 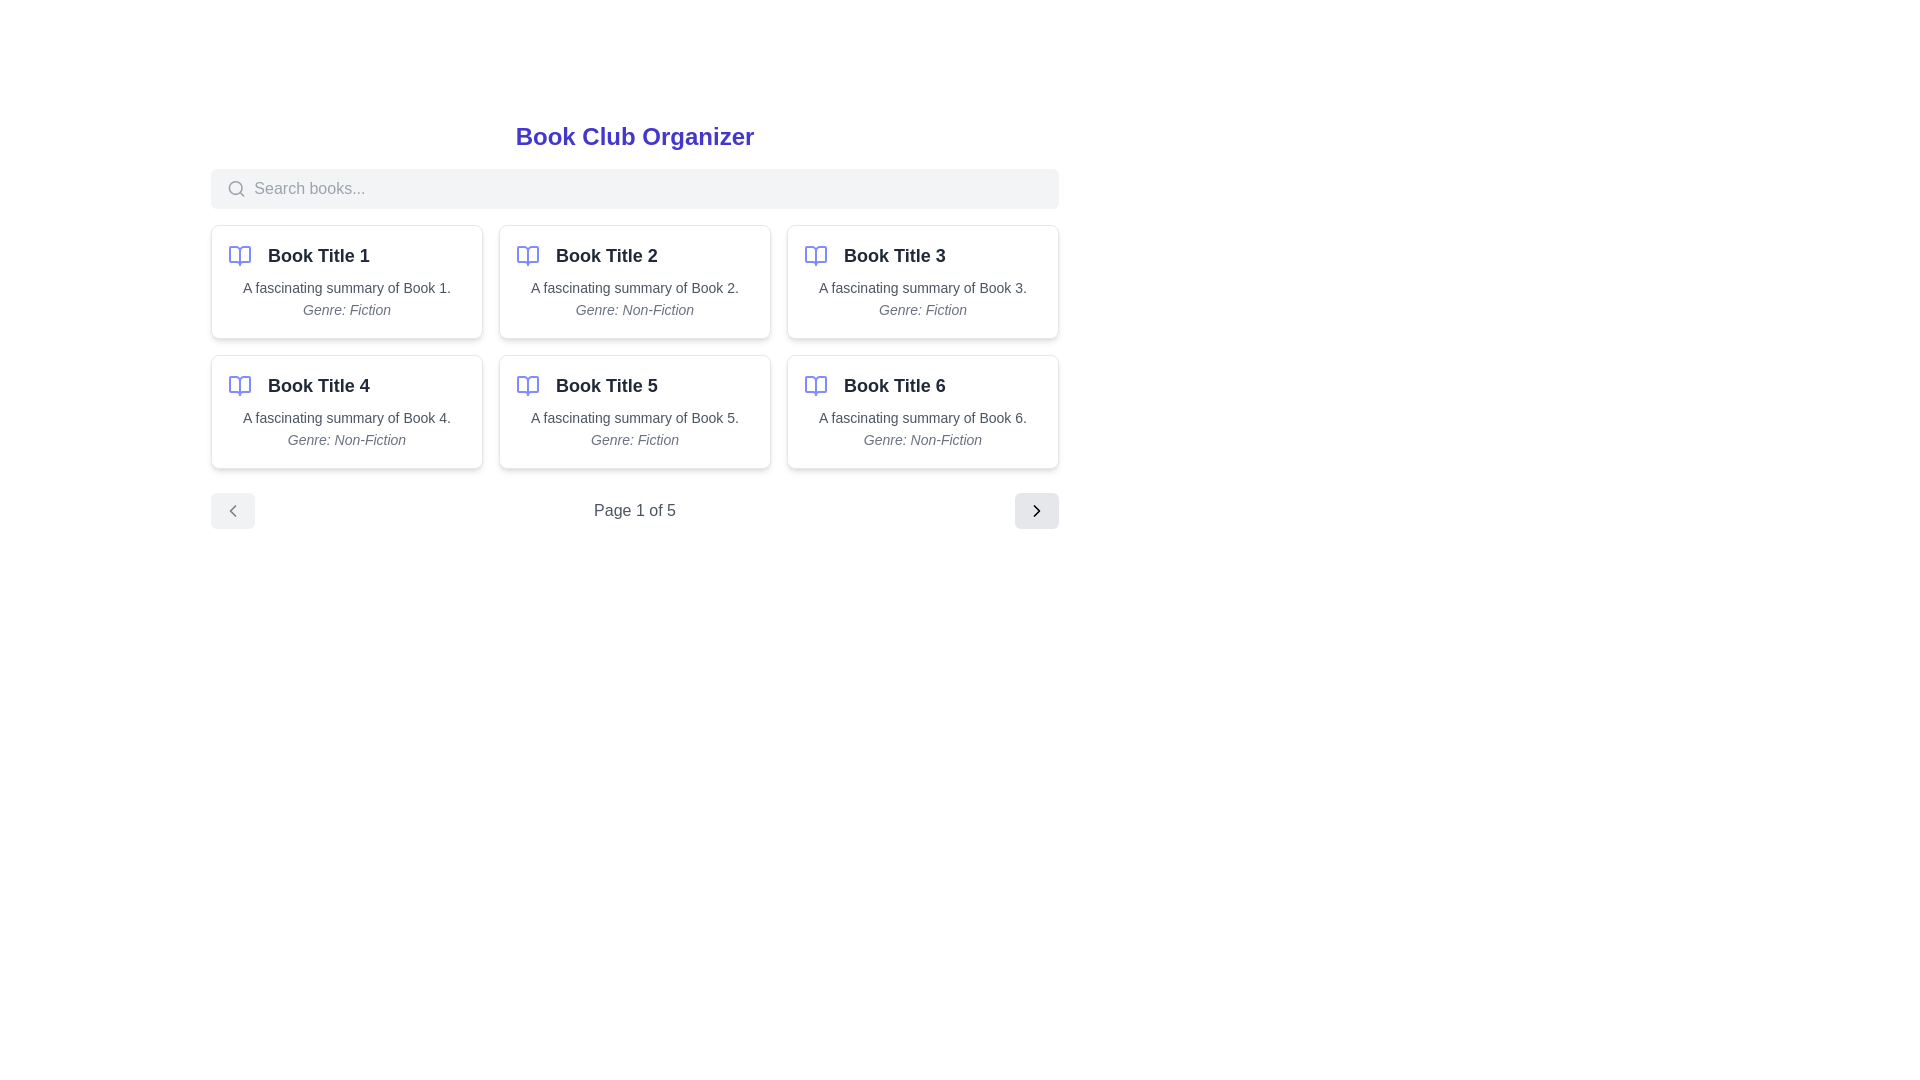 What do you see at coordinates (346, 416) in the screenshot?
I see `text that summarizes Book 4, which appears in a smaller grayish font below the title 'Book Title 4' in the card layout` at bounding box center [346, 416].